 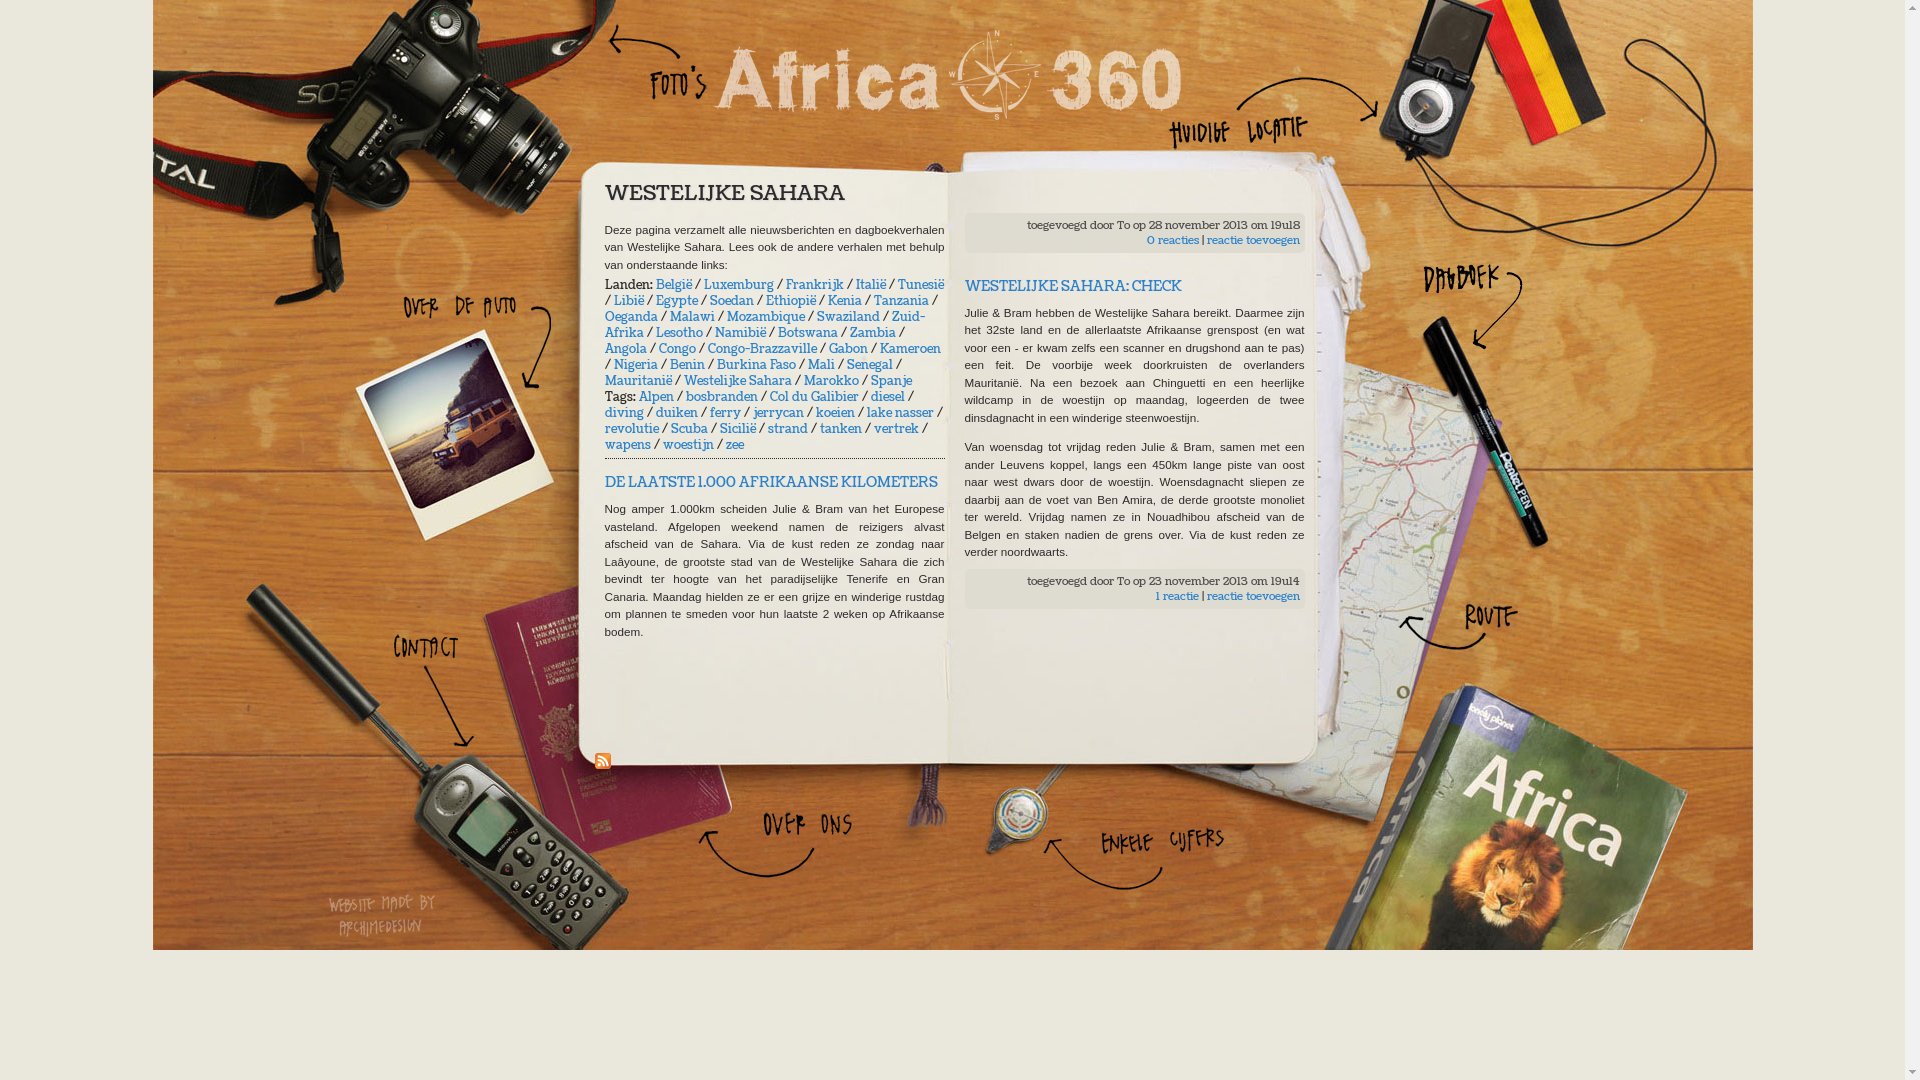 I want to click on 'Col du Galibier', so click(x=814, y=397).